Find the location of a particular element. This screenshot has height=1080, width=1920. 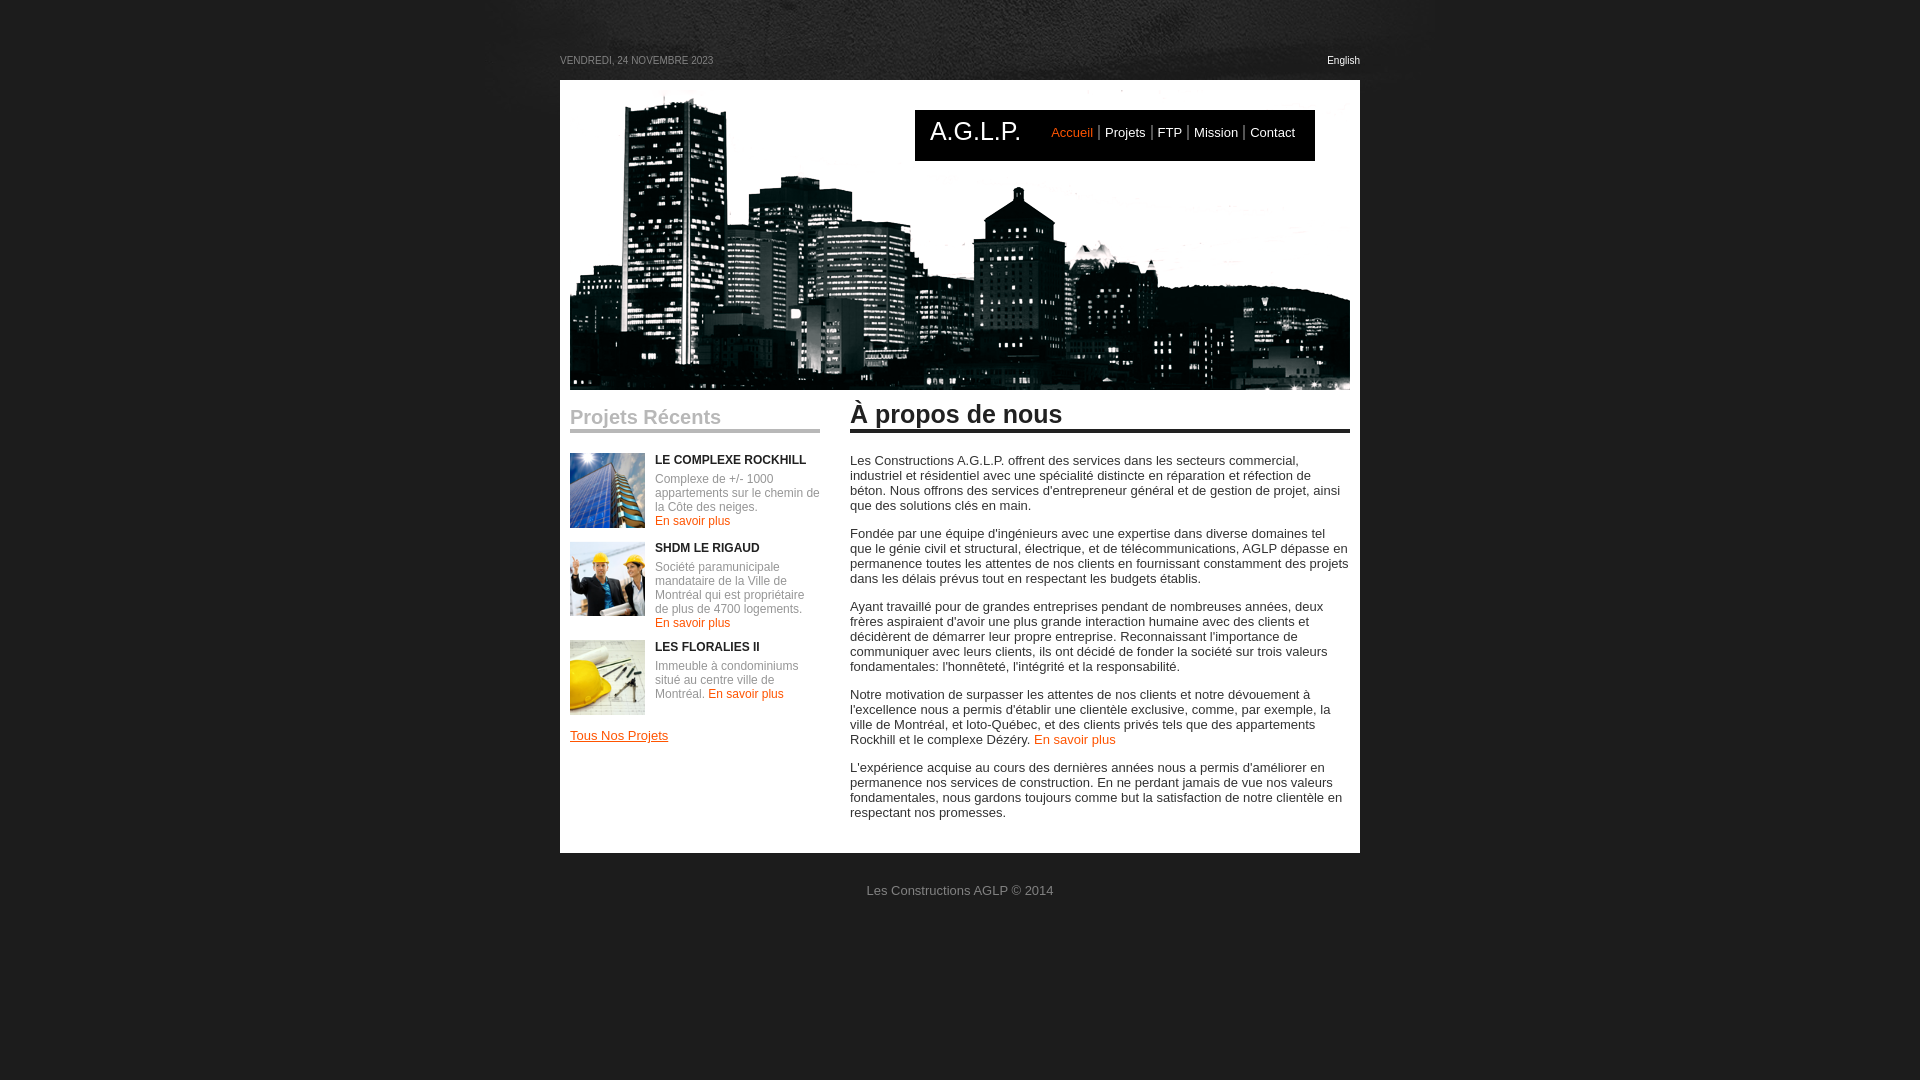

'English' is located at coordinates (1343, 59).